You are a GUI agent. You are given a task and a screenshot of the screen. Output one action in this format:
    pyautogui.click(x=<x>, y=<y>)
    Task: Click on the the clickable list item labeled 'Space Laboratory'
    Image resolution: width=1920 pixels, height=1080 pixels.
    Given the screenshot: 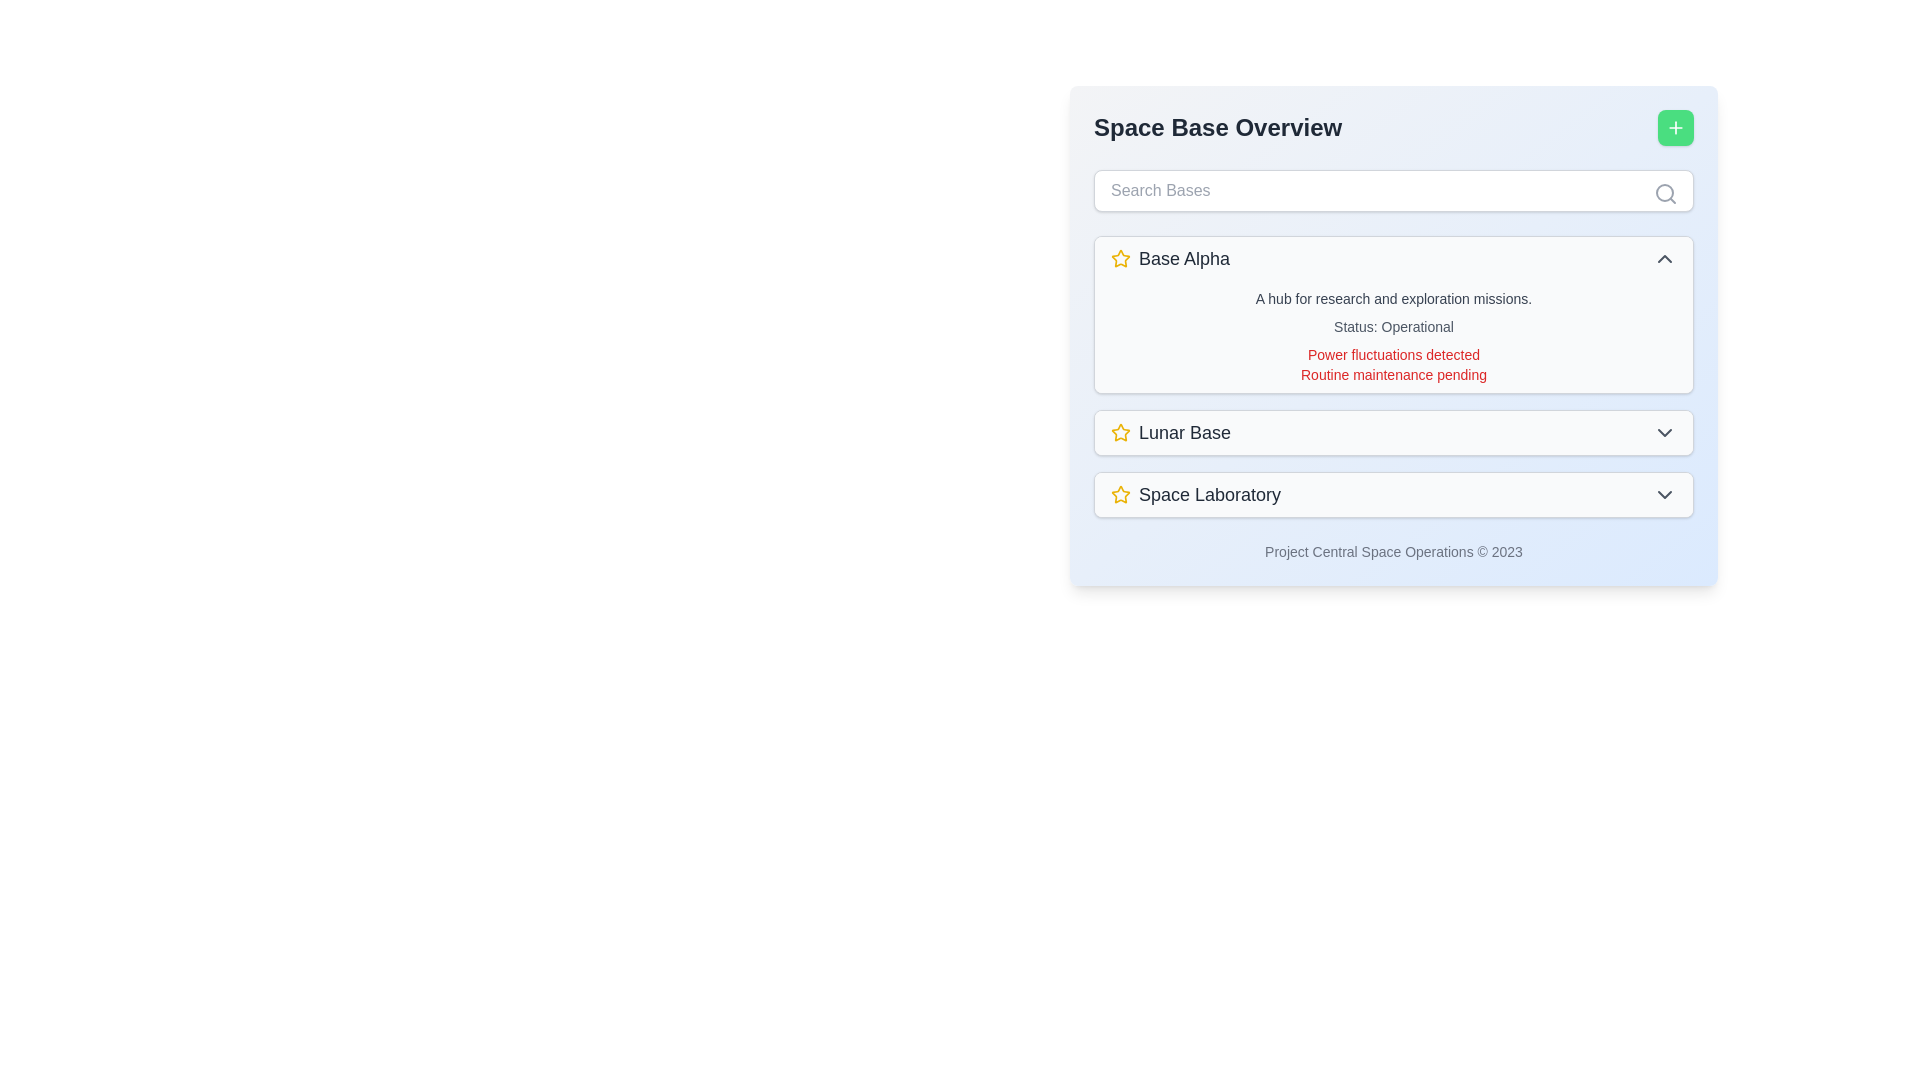 What is the action you would take?
    pyautogui.click(x=1195, y=494)
    